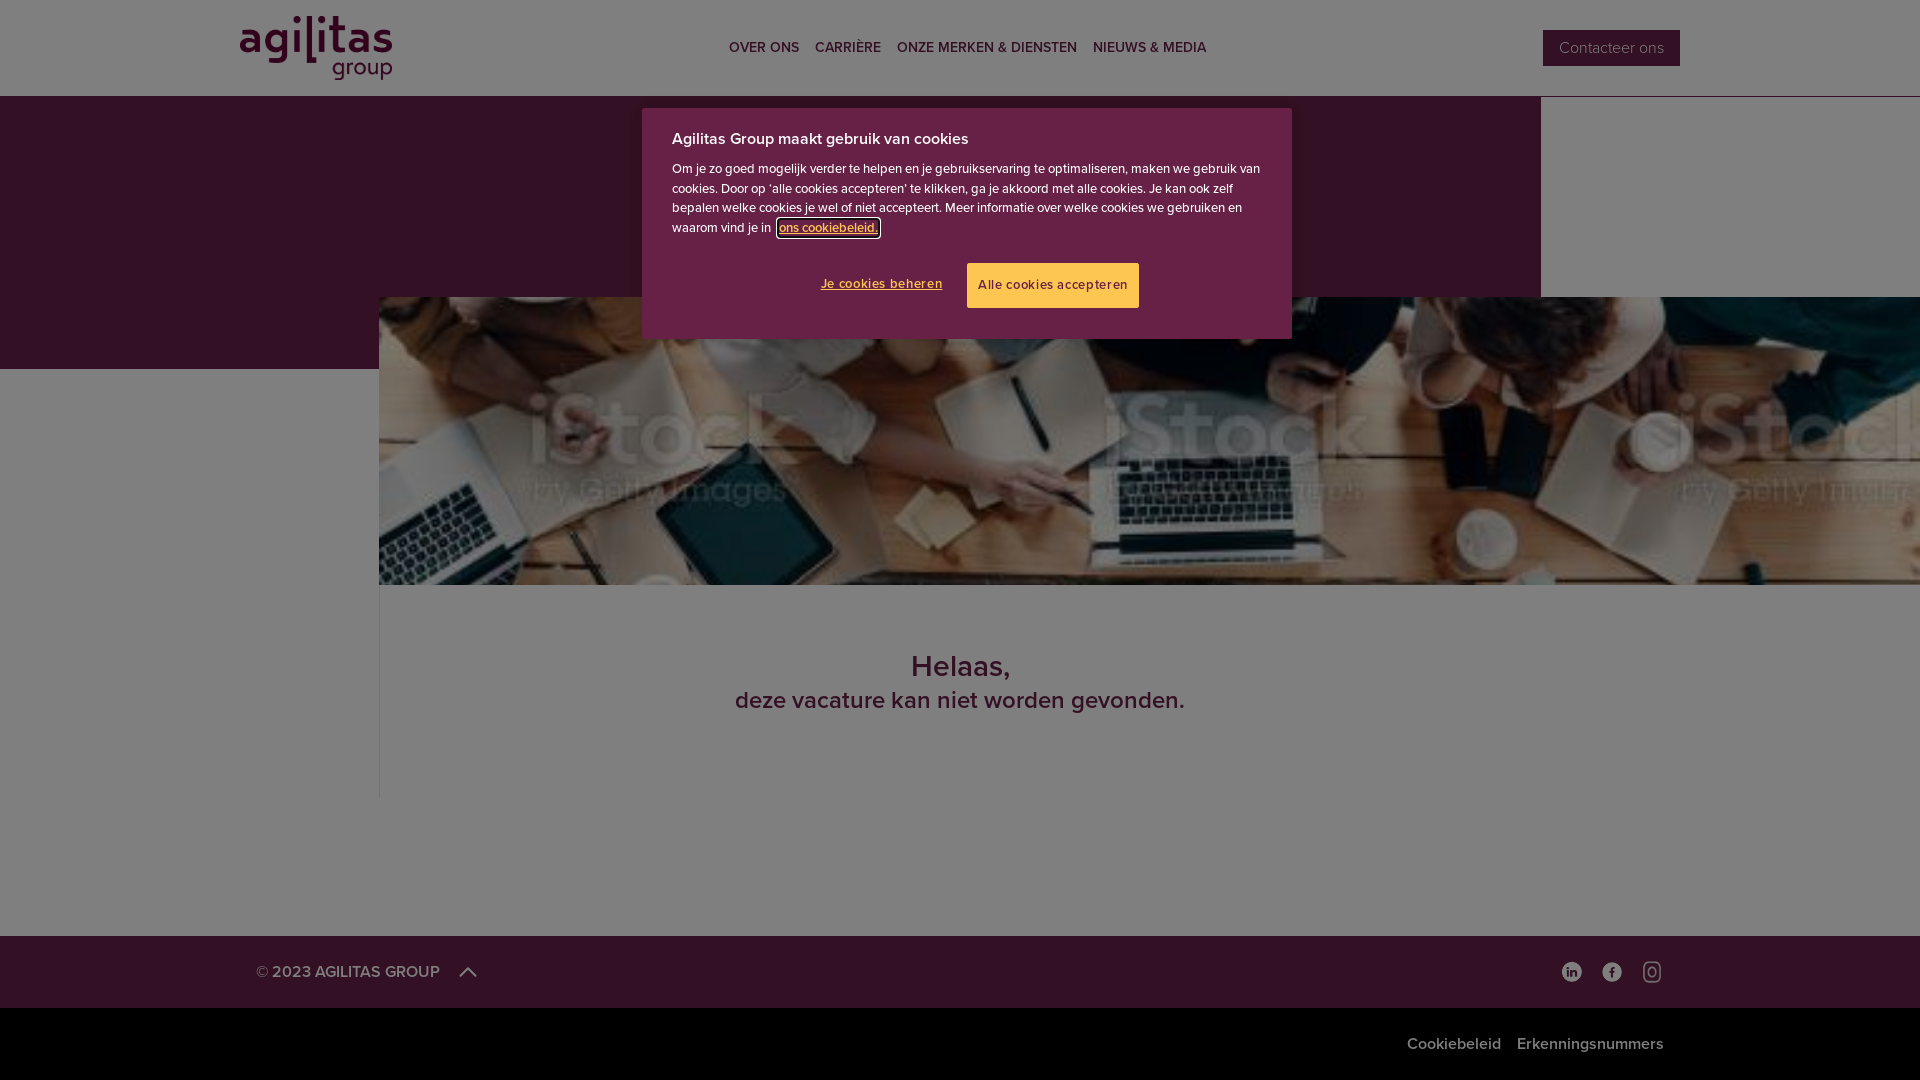 The image size is (1920, 1080). Describe the element at coordinates (1611, 46) in the screenshot. I see `'Contacteer ons'` at that location.